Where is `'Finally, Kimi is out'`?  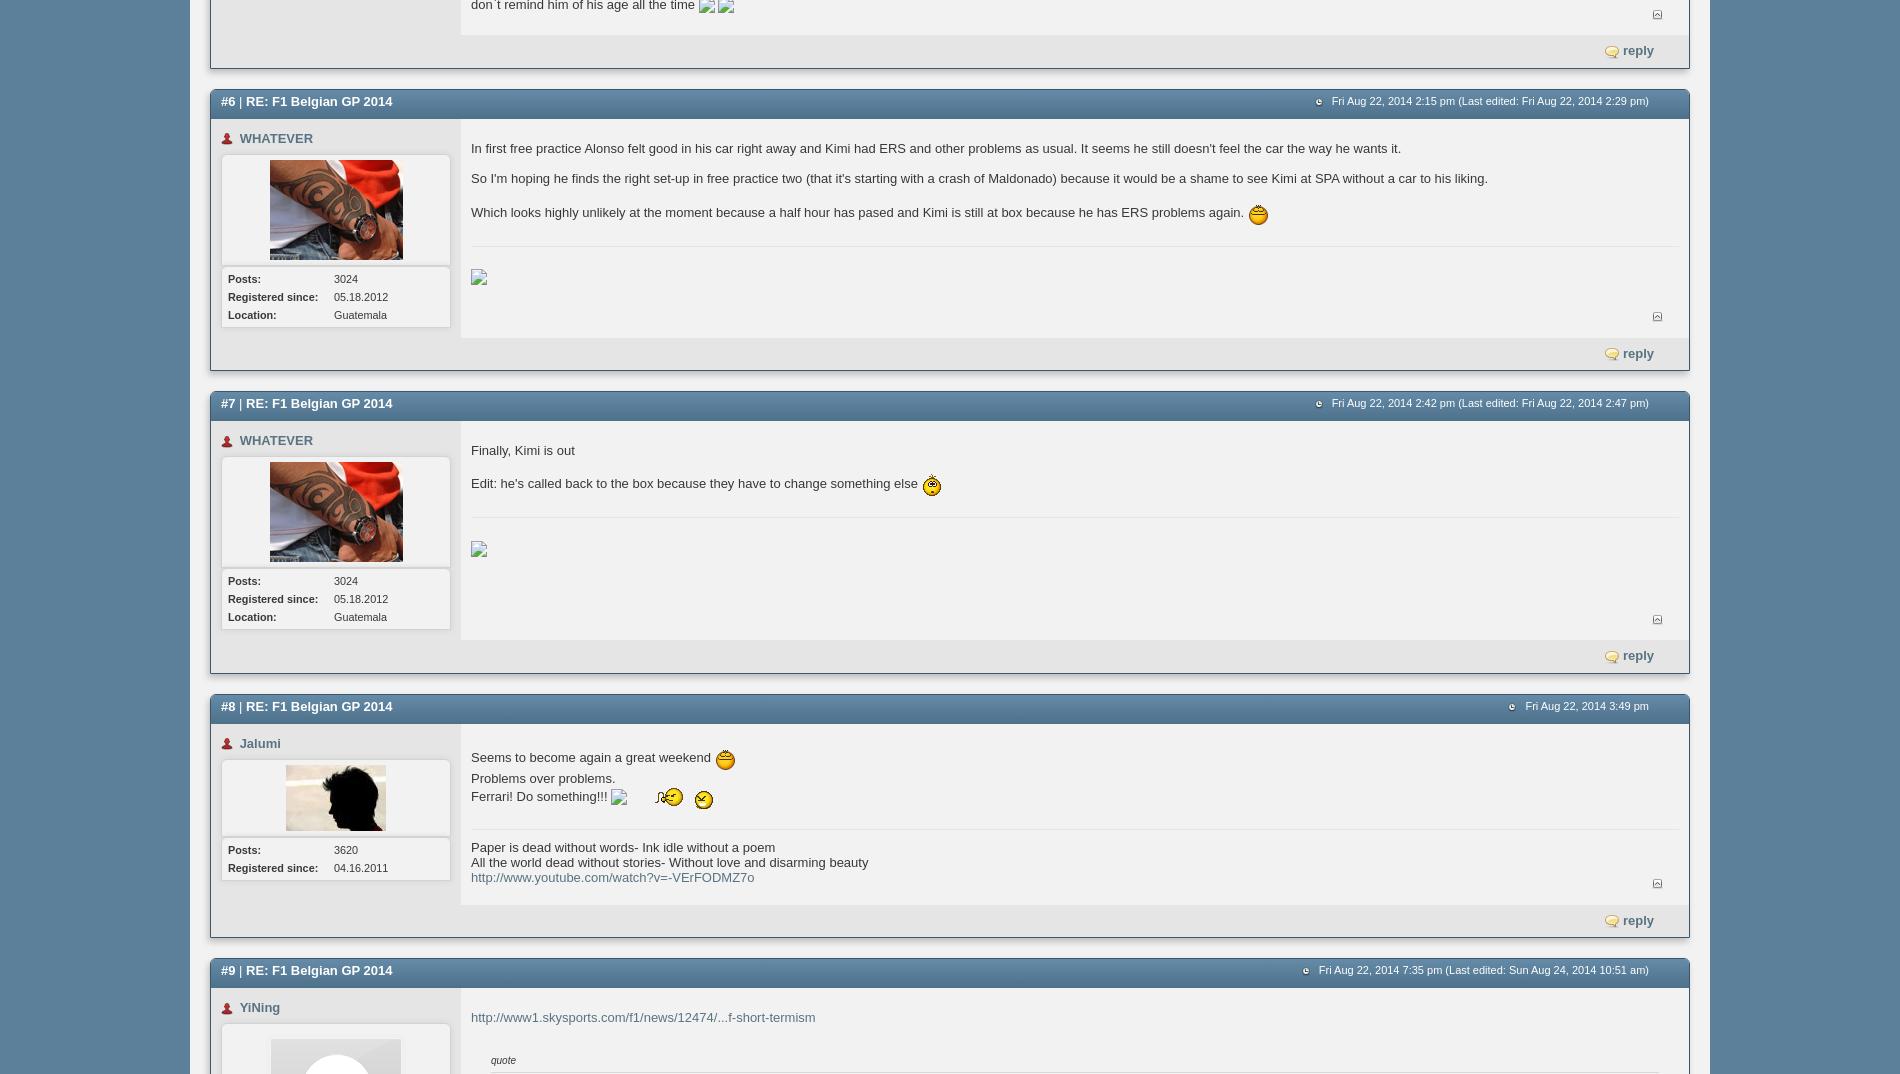 'Finally, Kimi is out' is located at coordinates (522, 449).